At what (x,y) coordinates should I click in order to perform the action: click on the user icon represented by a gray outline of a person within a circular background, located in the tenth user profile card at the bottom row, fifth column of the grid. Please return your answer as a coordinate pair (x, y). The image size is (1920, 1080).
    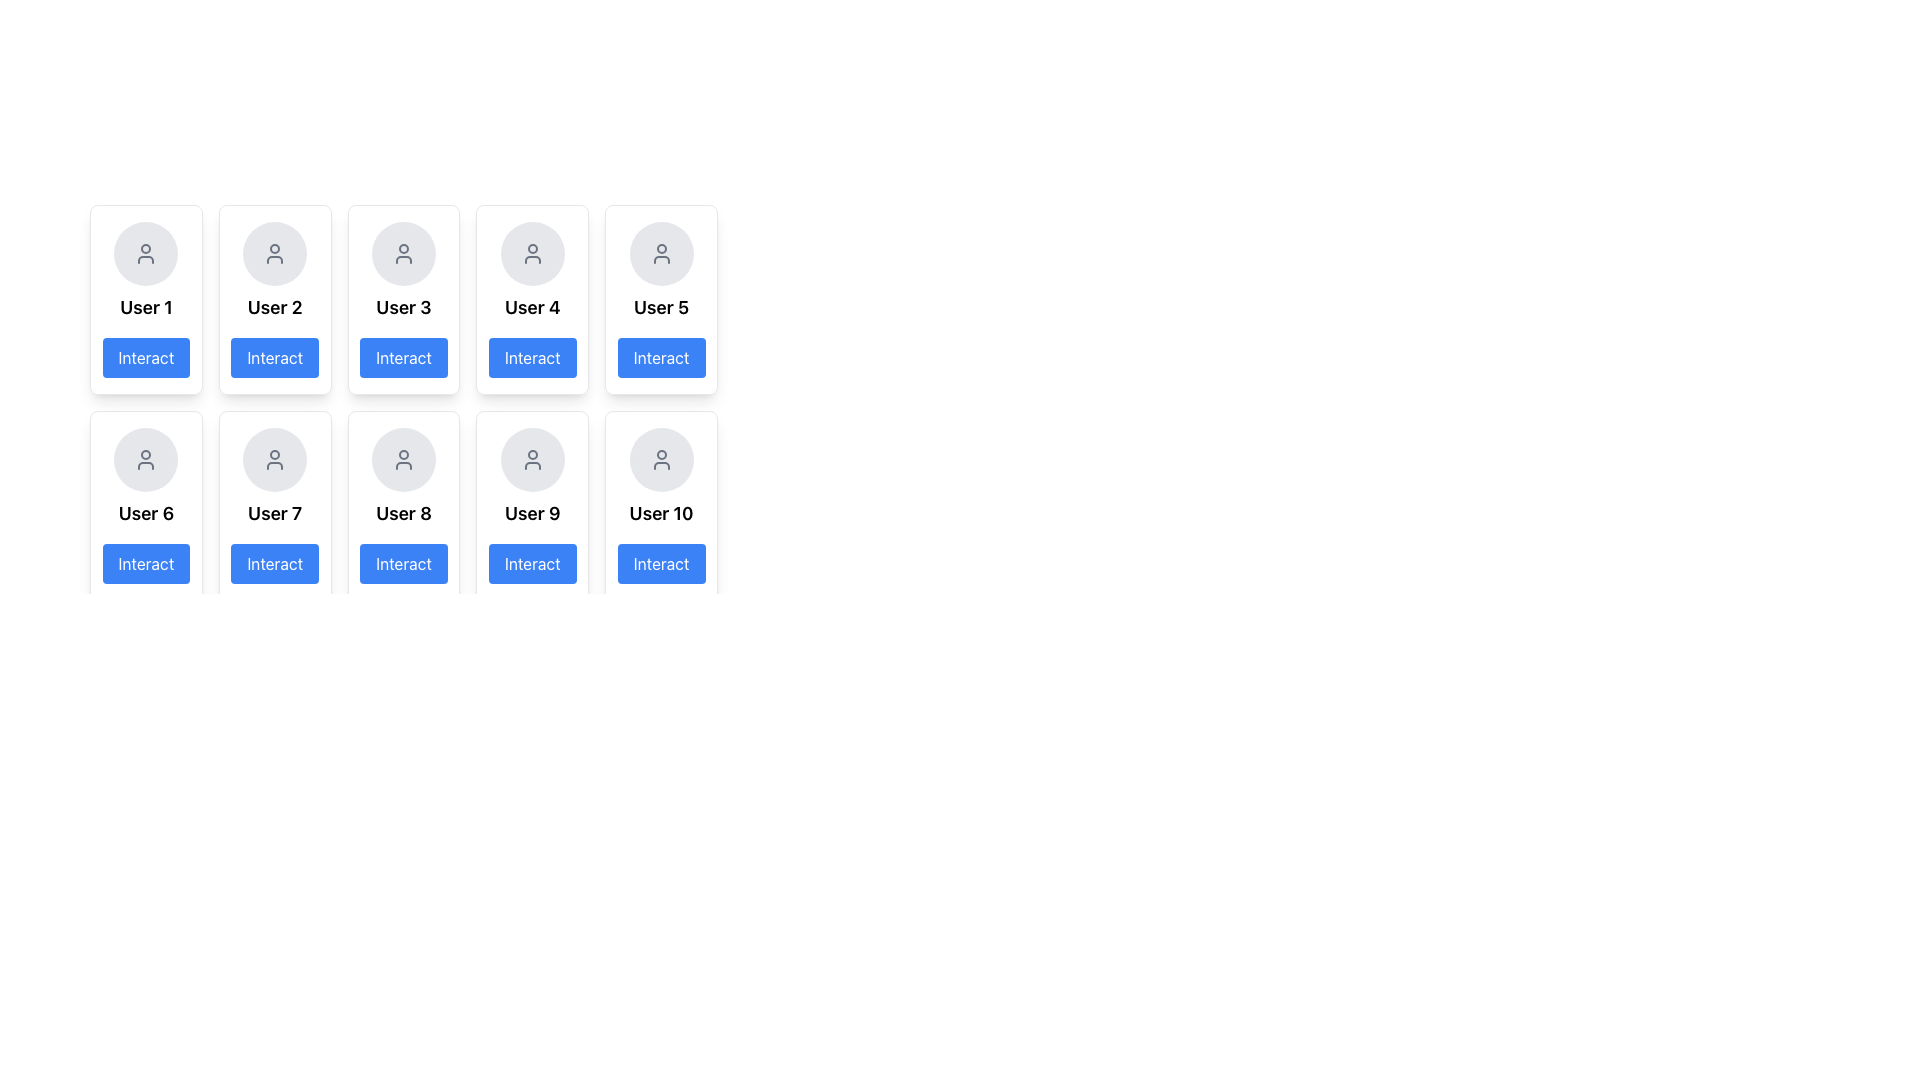
    Looking at the image, I should click on (661, 459).